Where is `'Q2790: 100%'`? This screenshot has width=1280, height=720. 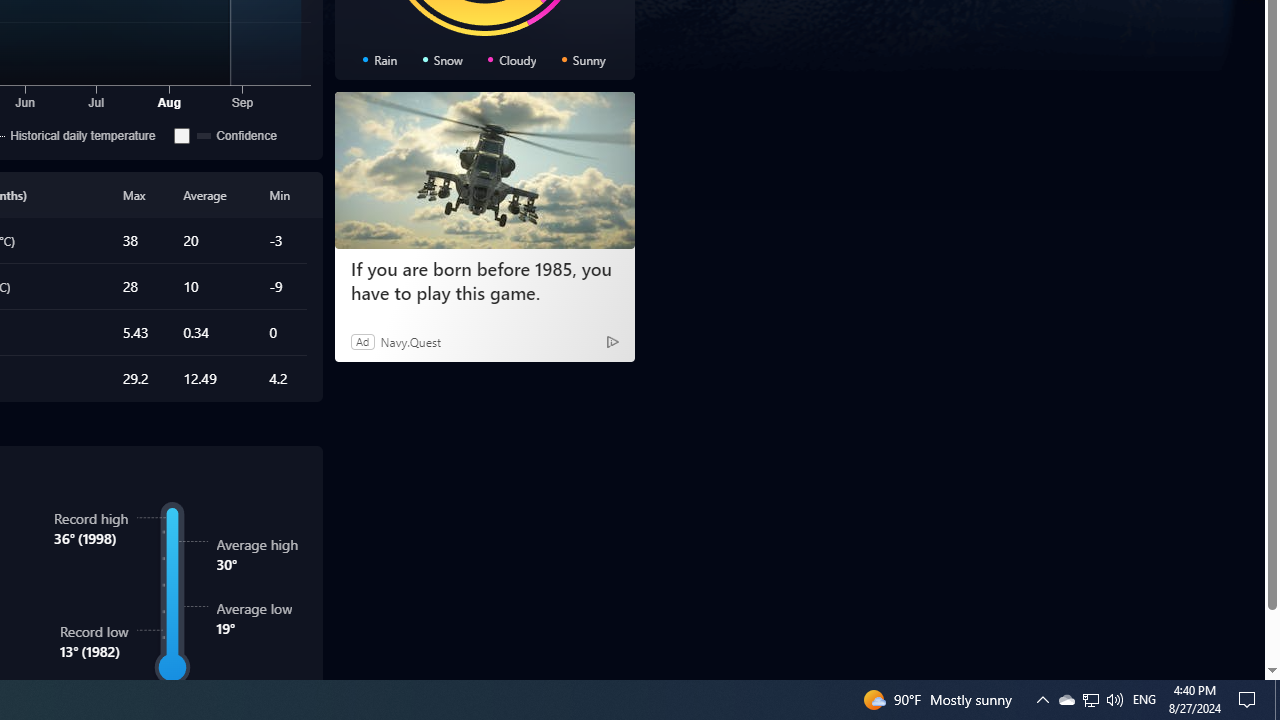
'Q2790: 100%' is located at coordinates (1113, 698).